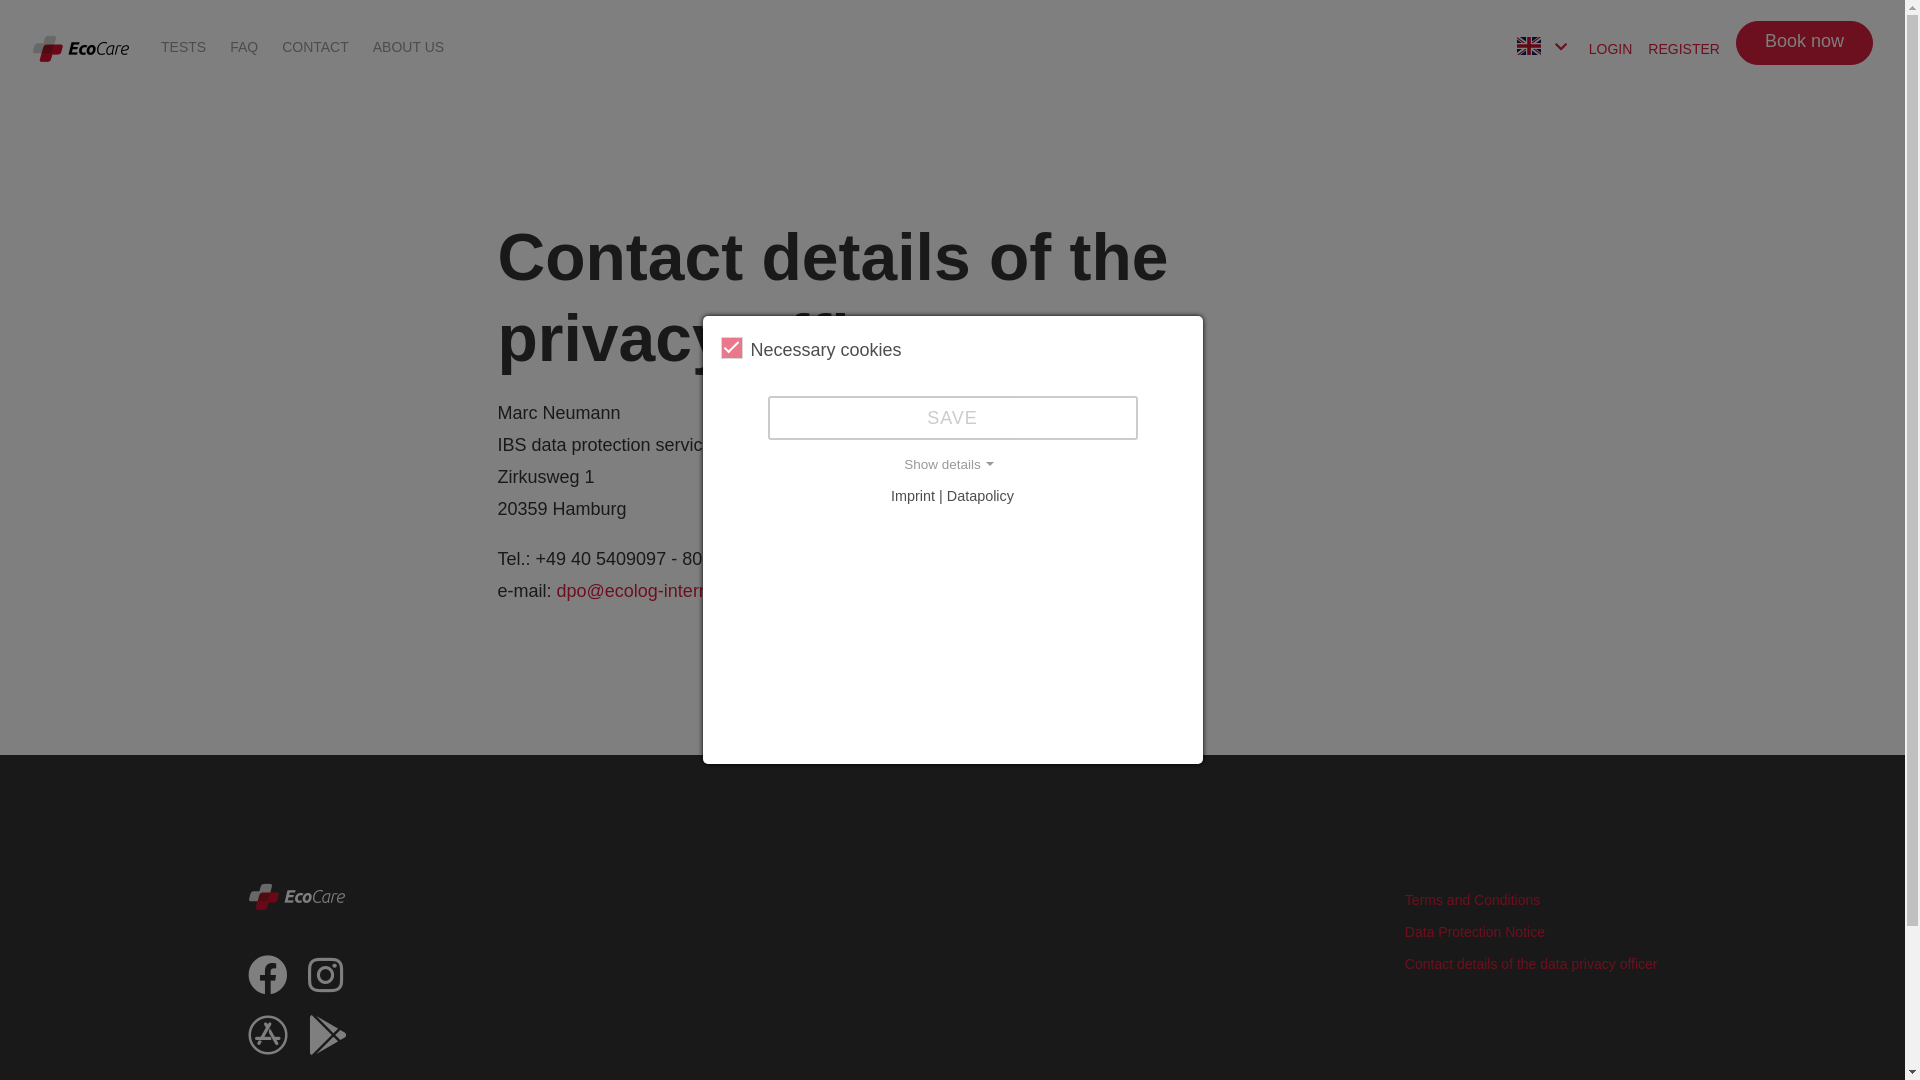 This screenshot has height=1080, width=1920. Describe the element at coordinates (1611, 46) in the screenshot. I see `'LOGIN'` at that location.